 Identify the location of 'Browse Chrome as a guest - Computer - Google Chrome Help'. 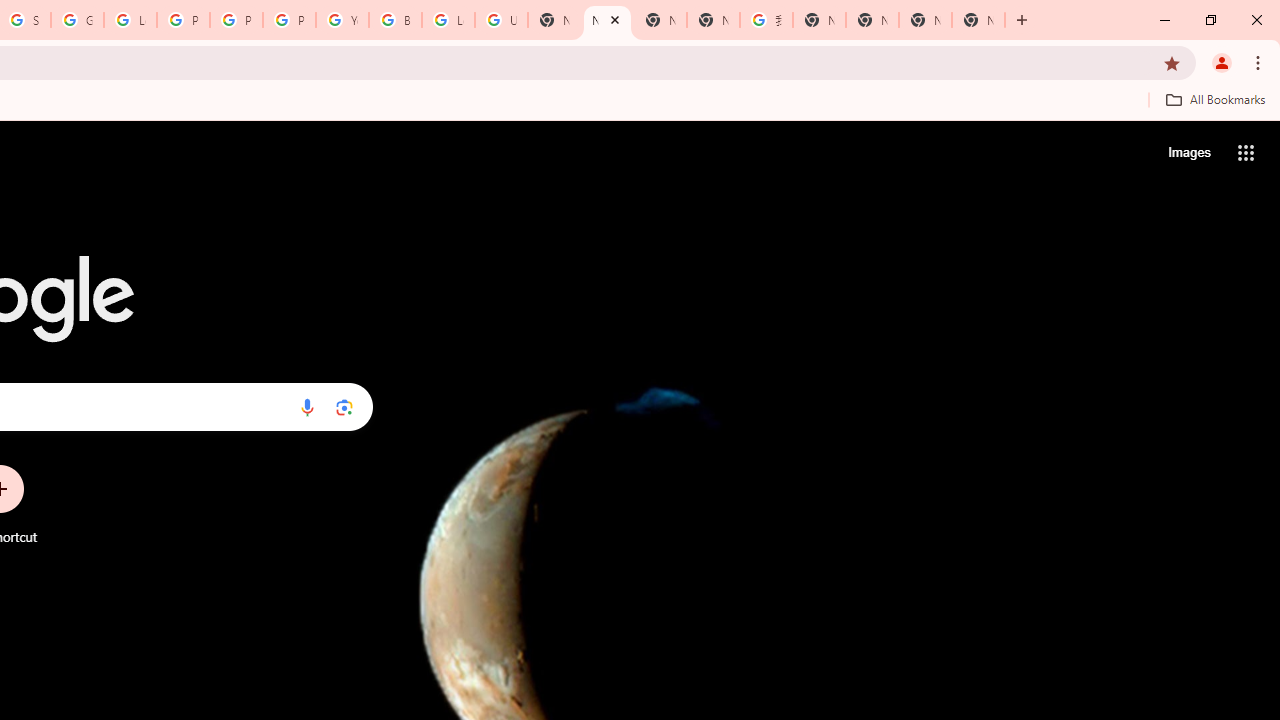
(395, 20).